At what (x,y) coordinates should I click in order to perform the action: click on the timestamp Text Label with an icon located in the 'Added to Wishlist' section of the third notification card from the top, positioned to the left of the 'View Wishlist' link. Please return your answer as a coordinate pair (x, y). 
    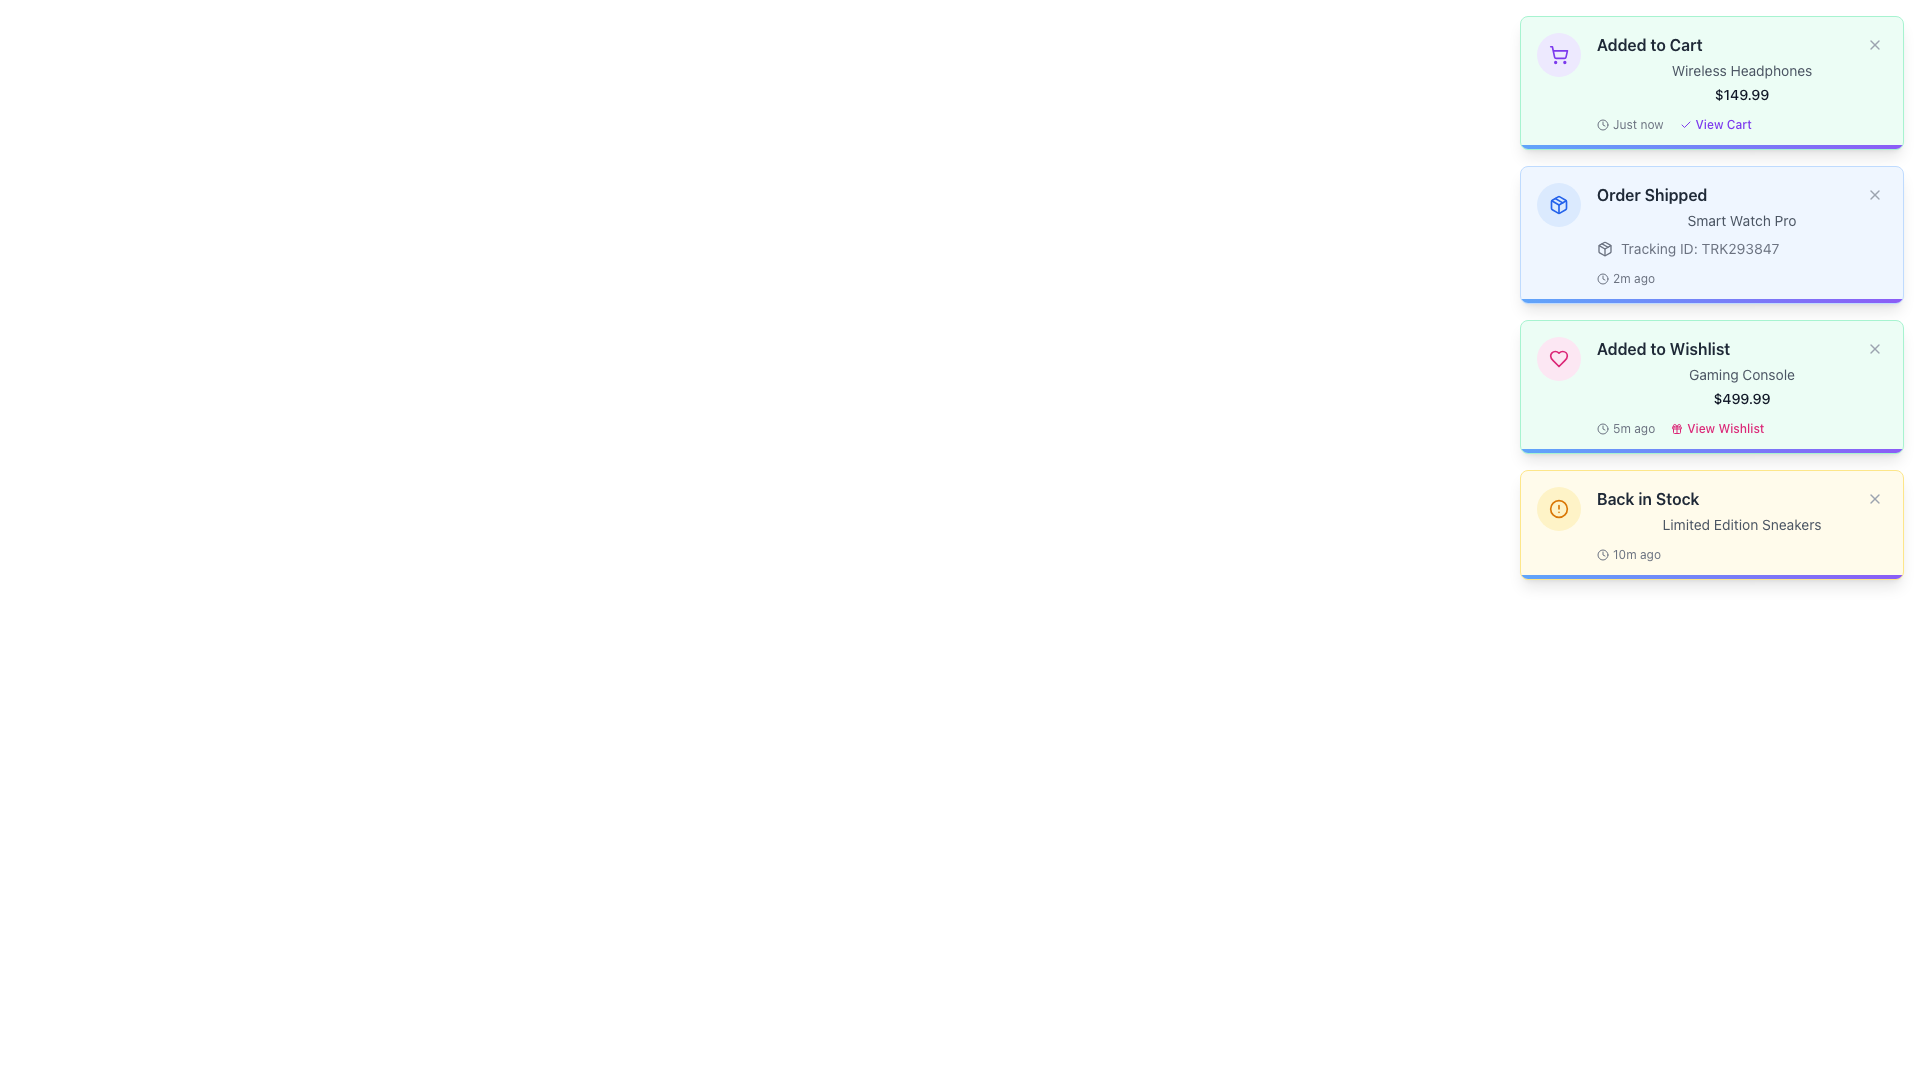
    Looking at the image, I should click on (1626, 427).